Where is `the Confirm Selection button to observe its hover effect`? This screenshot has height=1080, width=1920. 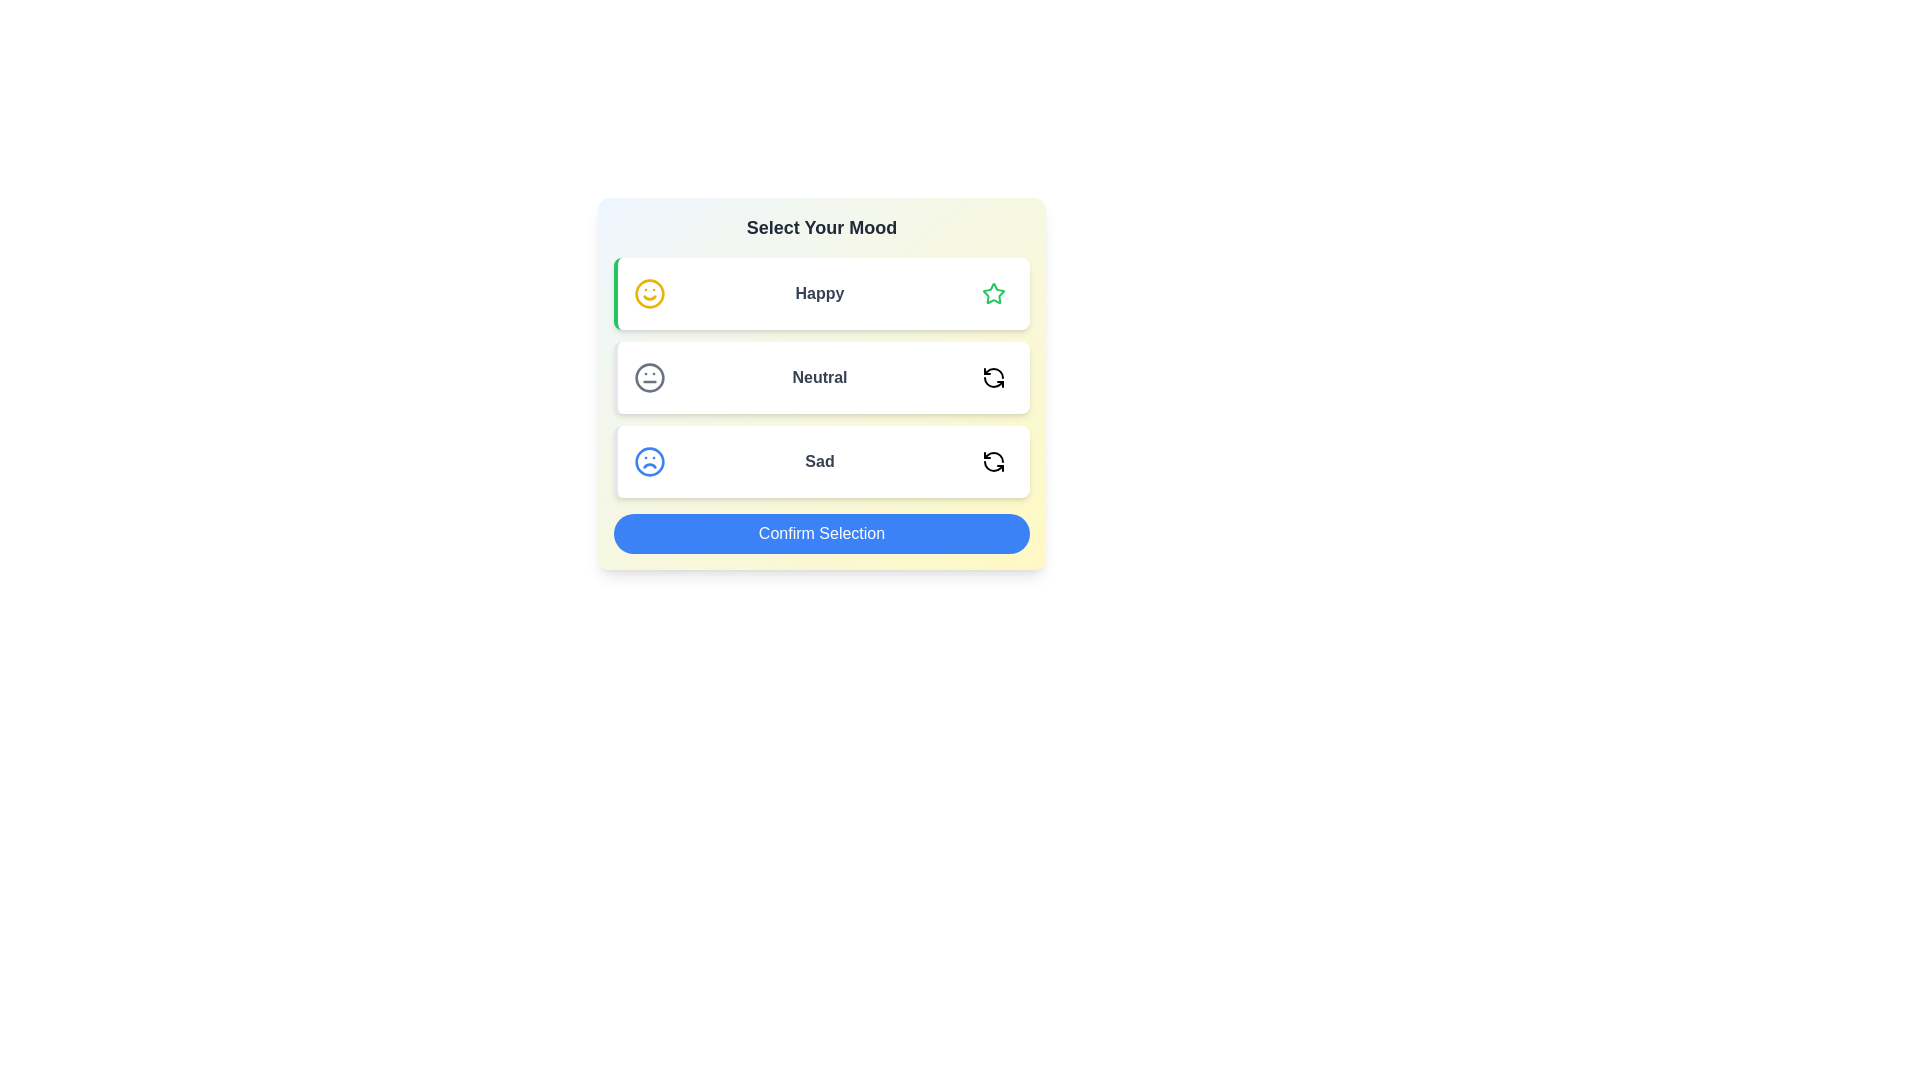 the Confirm Selection button to observe its hover effect is located at coordinates (821, 532).